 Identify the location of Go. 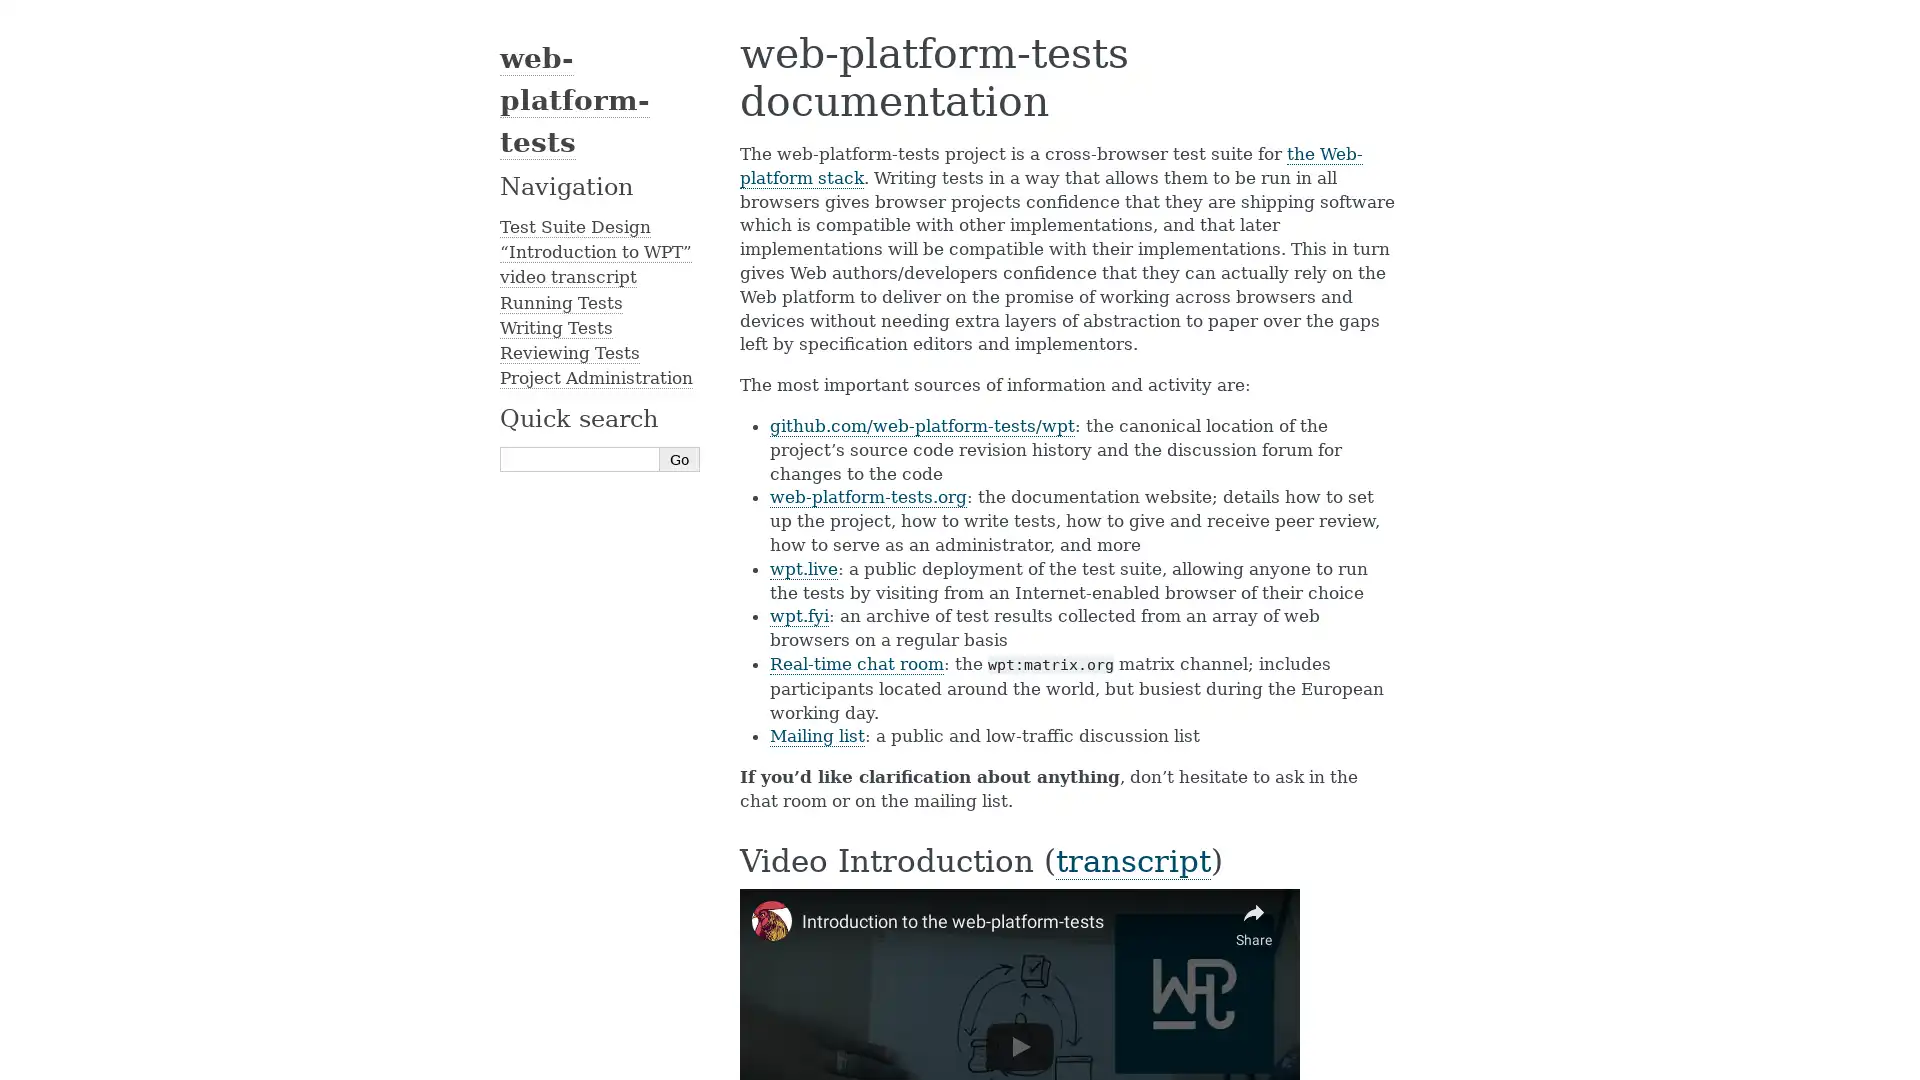
(680, 459).